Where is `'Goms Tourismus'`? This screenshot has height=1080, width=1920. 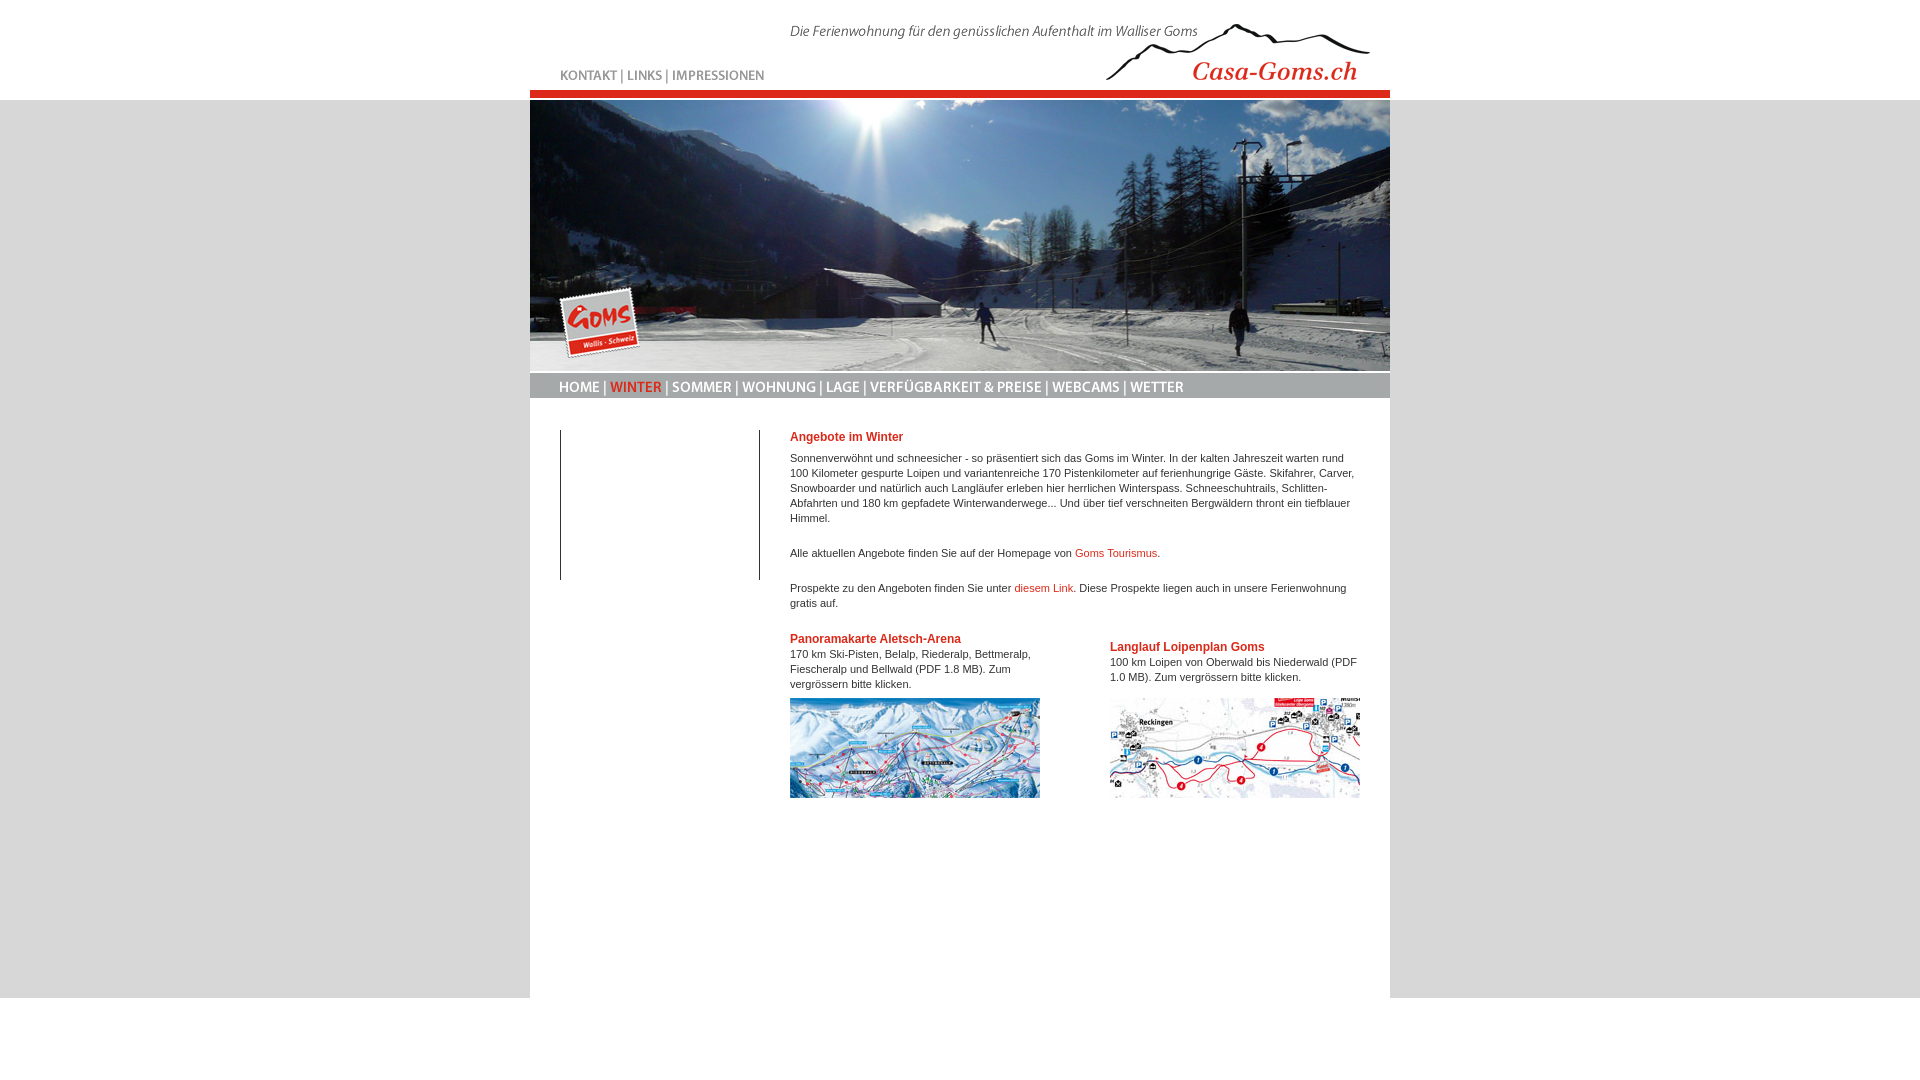
'Goms Tourismus' is located at coordinates (1115, 552).